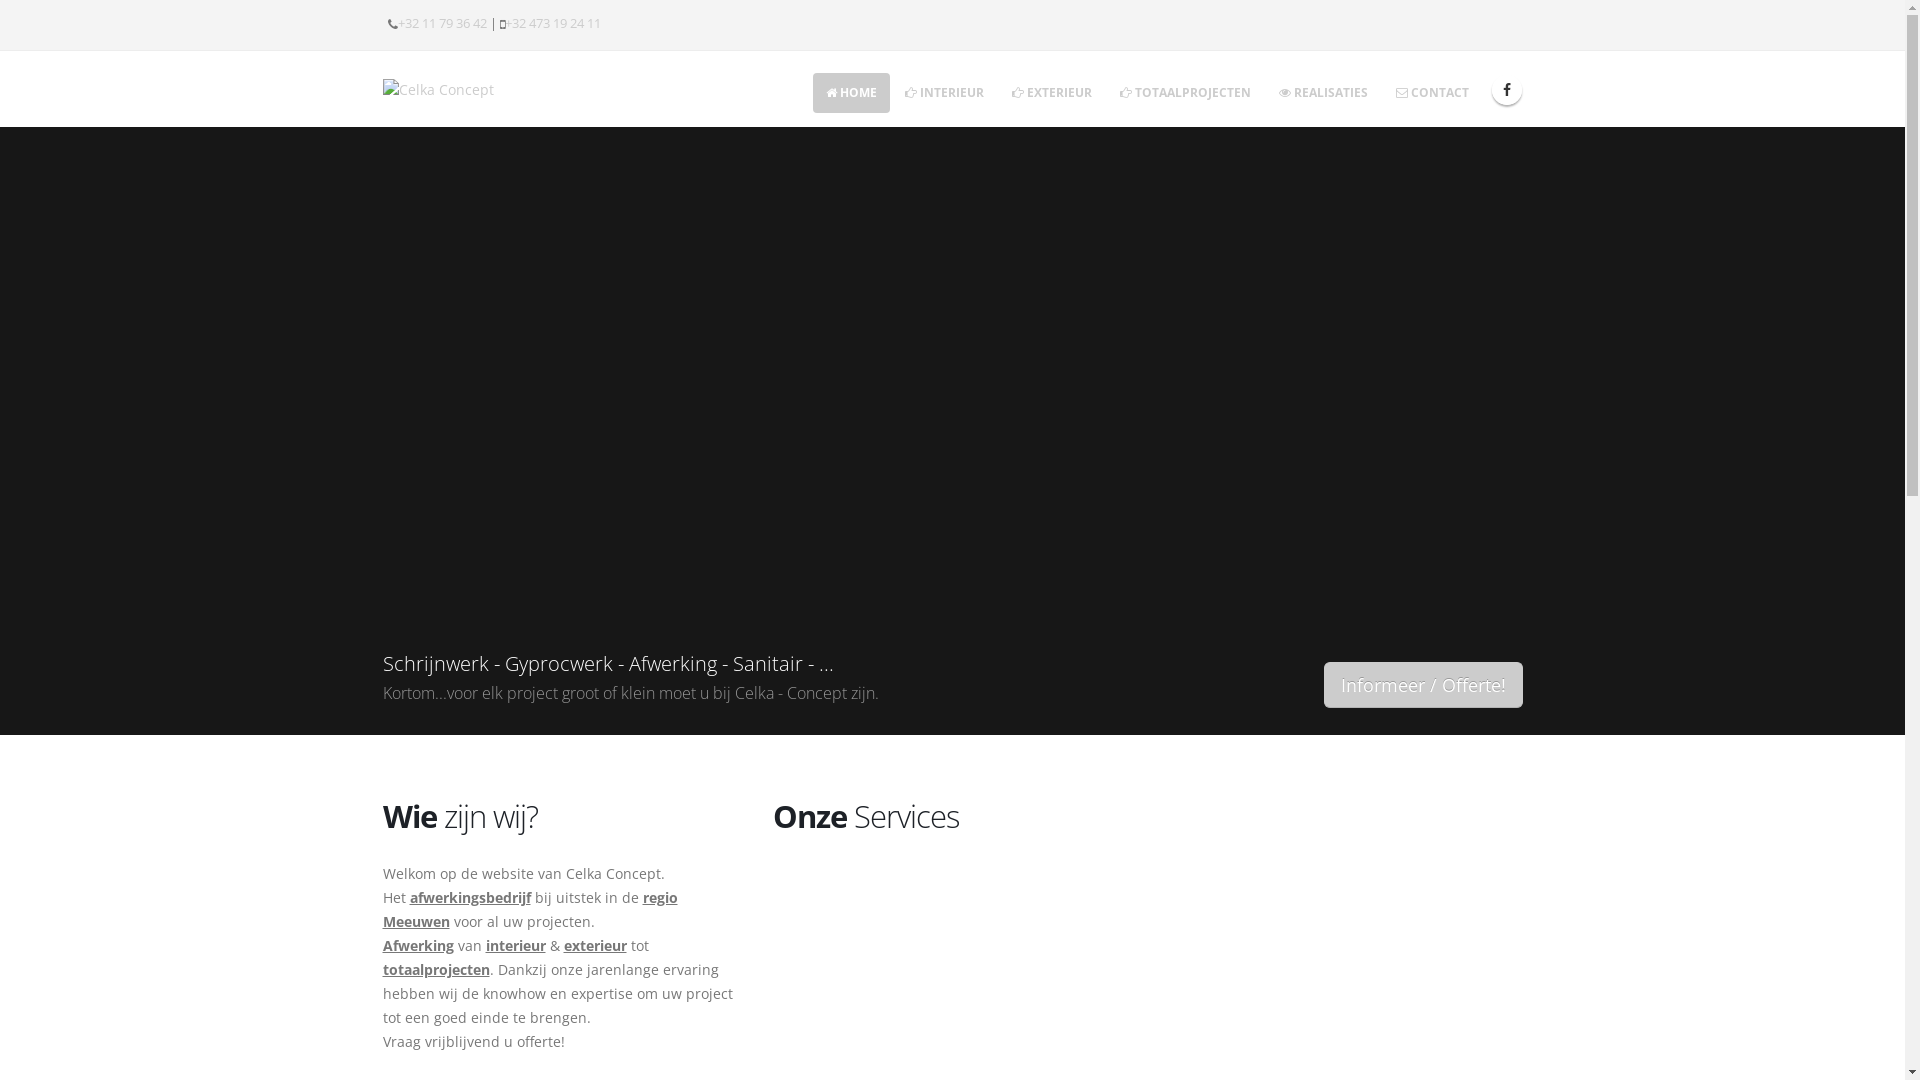 This screenshot has width=1920, height=1080. What do you see at coordinates (552, 23) in the screenshot?
I see `'+32 473 19 24 11'` at bounding box center [552, 23].